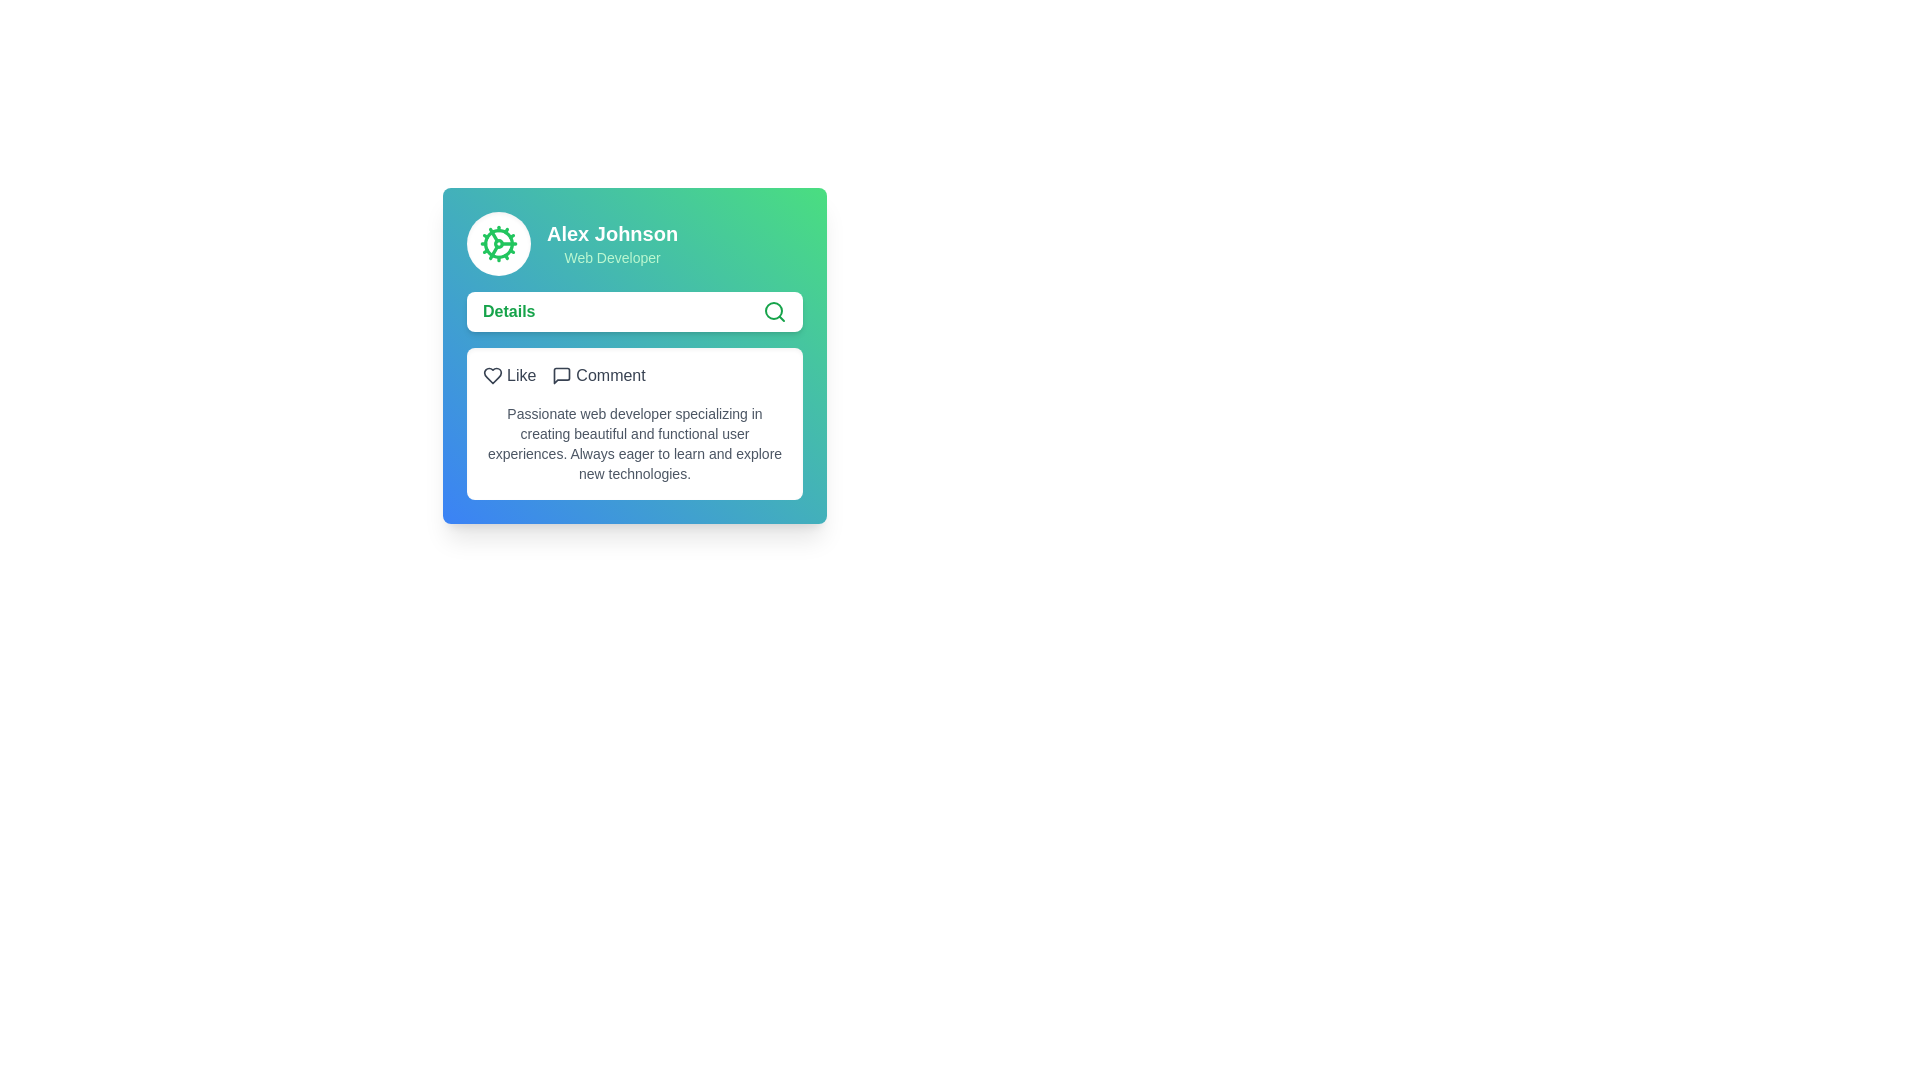  I want to click on text label displaying 'Alex Johnson' which is styled in bold white font against a green background gradient, located at the top of a mini-profile card interface, so click(611, 233).